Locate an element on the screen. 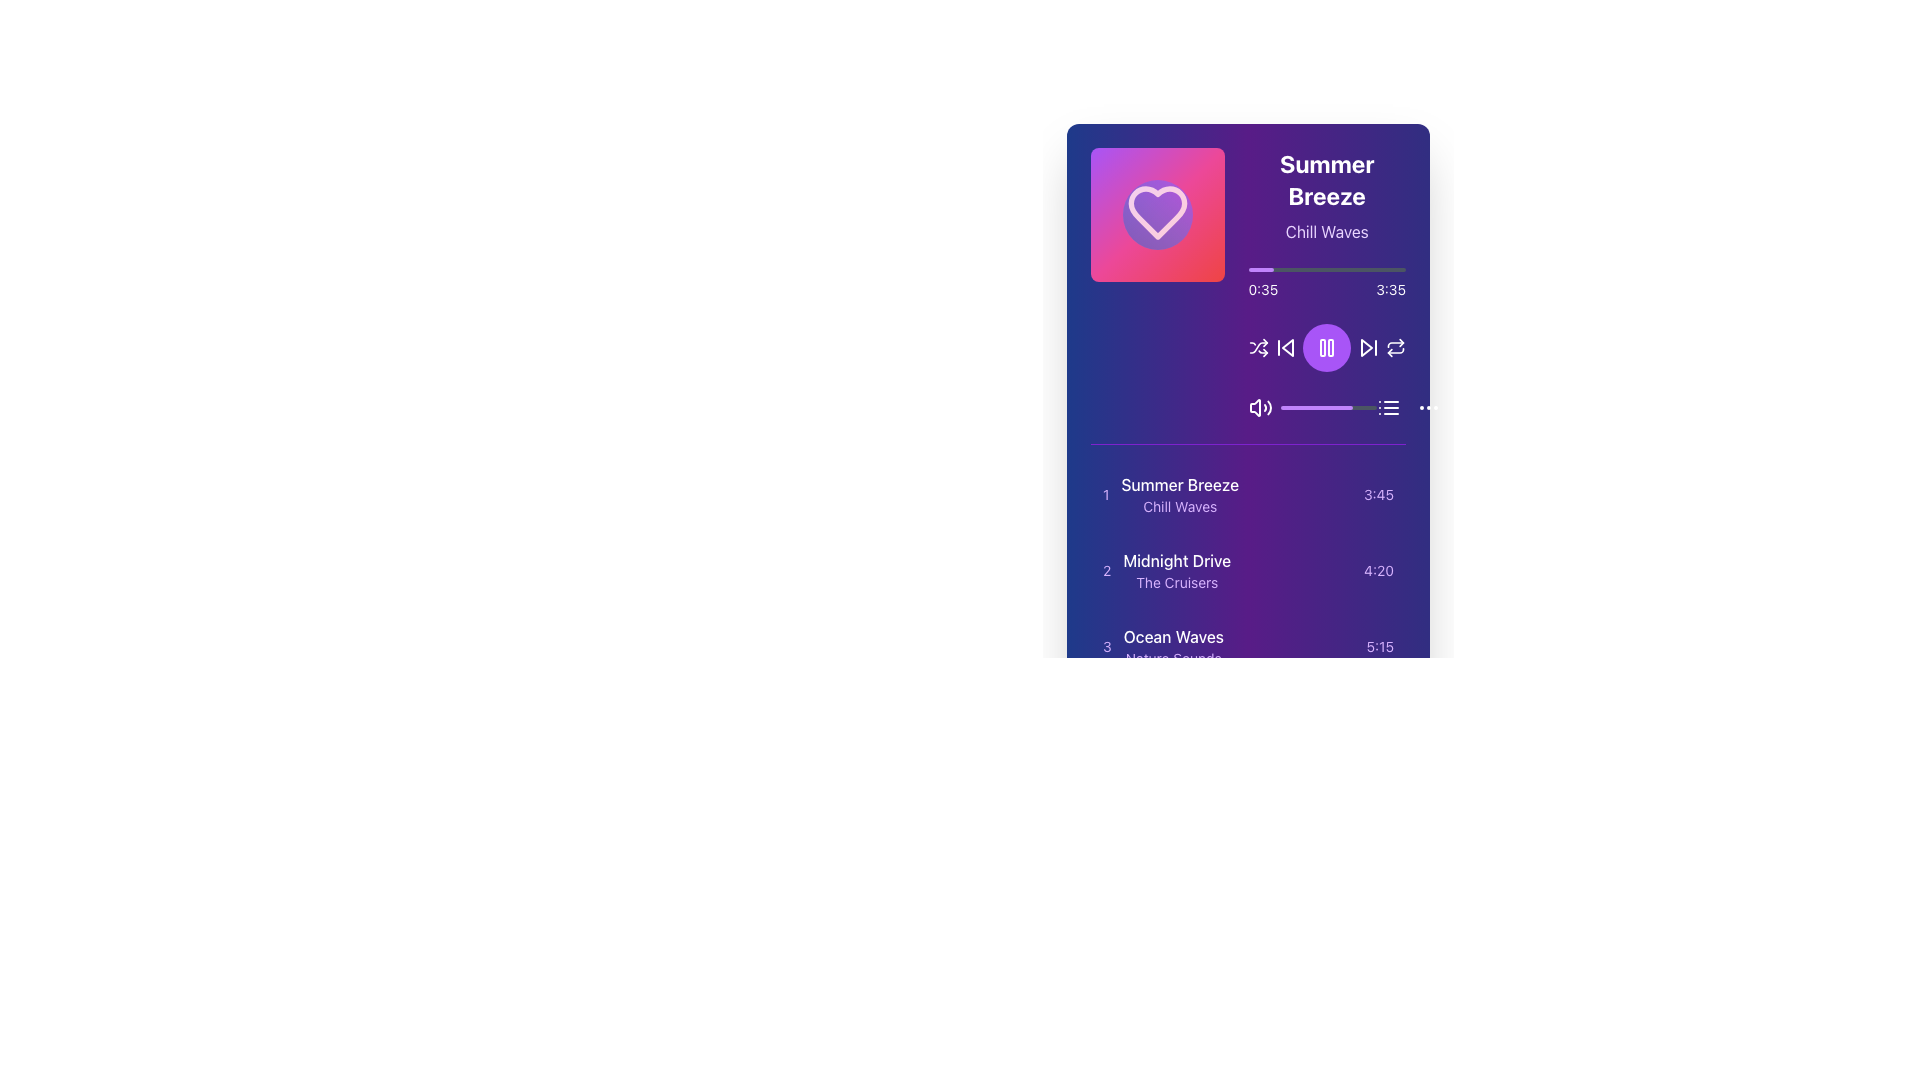 This screenshot has height=1080, width=1920. the slider value is located at coordinates (1338, 407).